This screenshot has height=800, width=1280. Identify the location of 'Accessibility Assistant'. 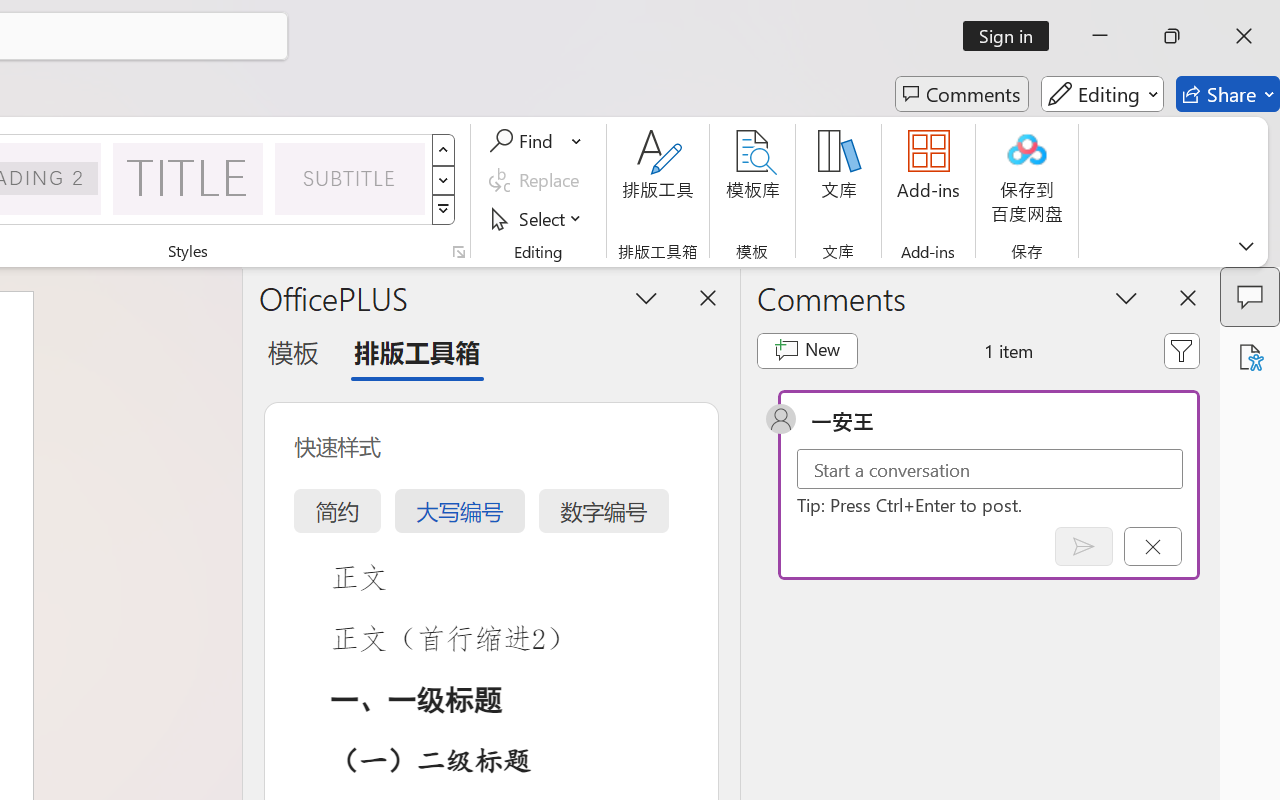
(1248, 357).